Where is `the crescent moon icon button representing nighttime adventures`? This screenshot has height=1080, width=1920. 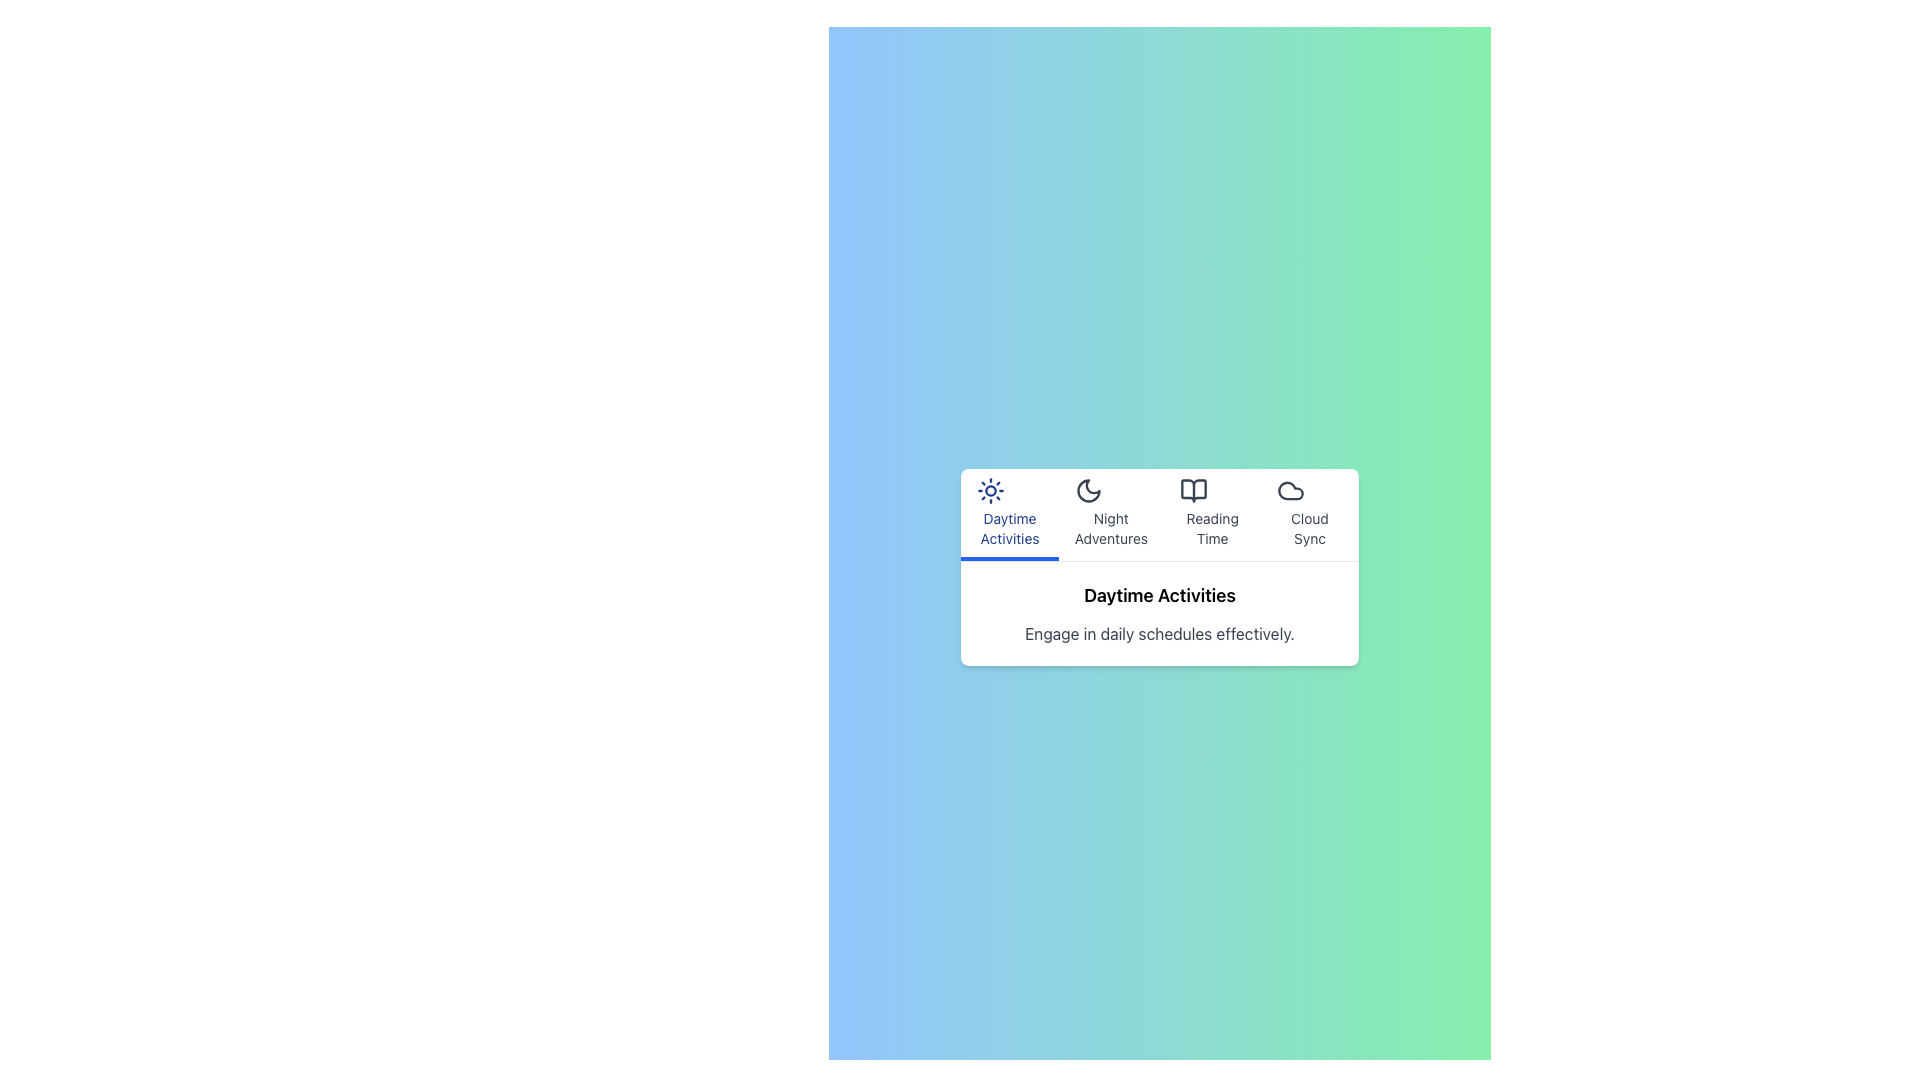 the crescent moon icon button representing nighttime adventures is located at coordinates (1087, 490).